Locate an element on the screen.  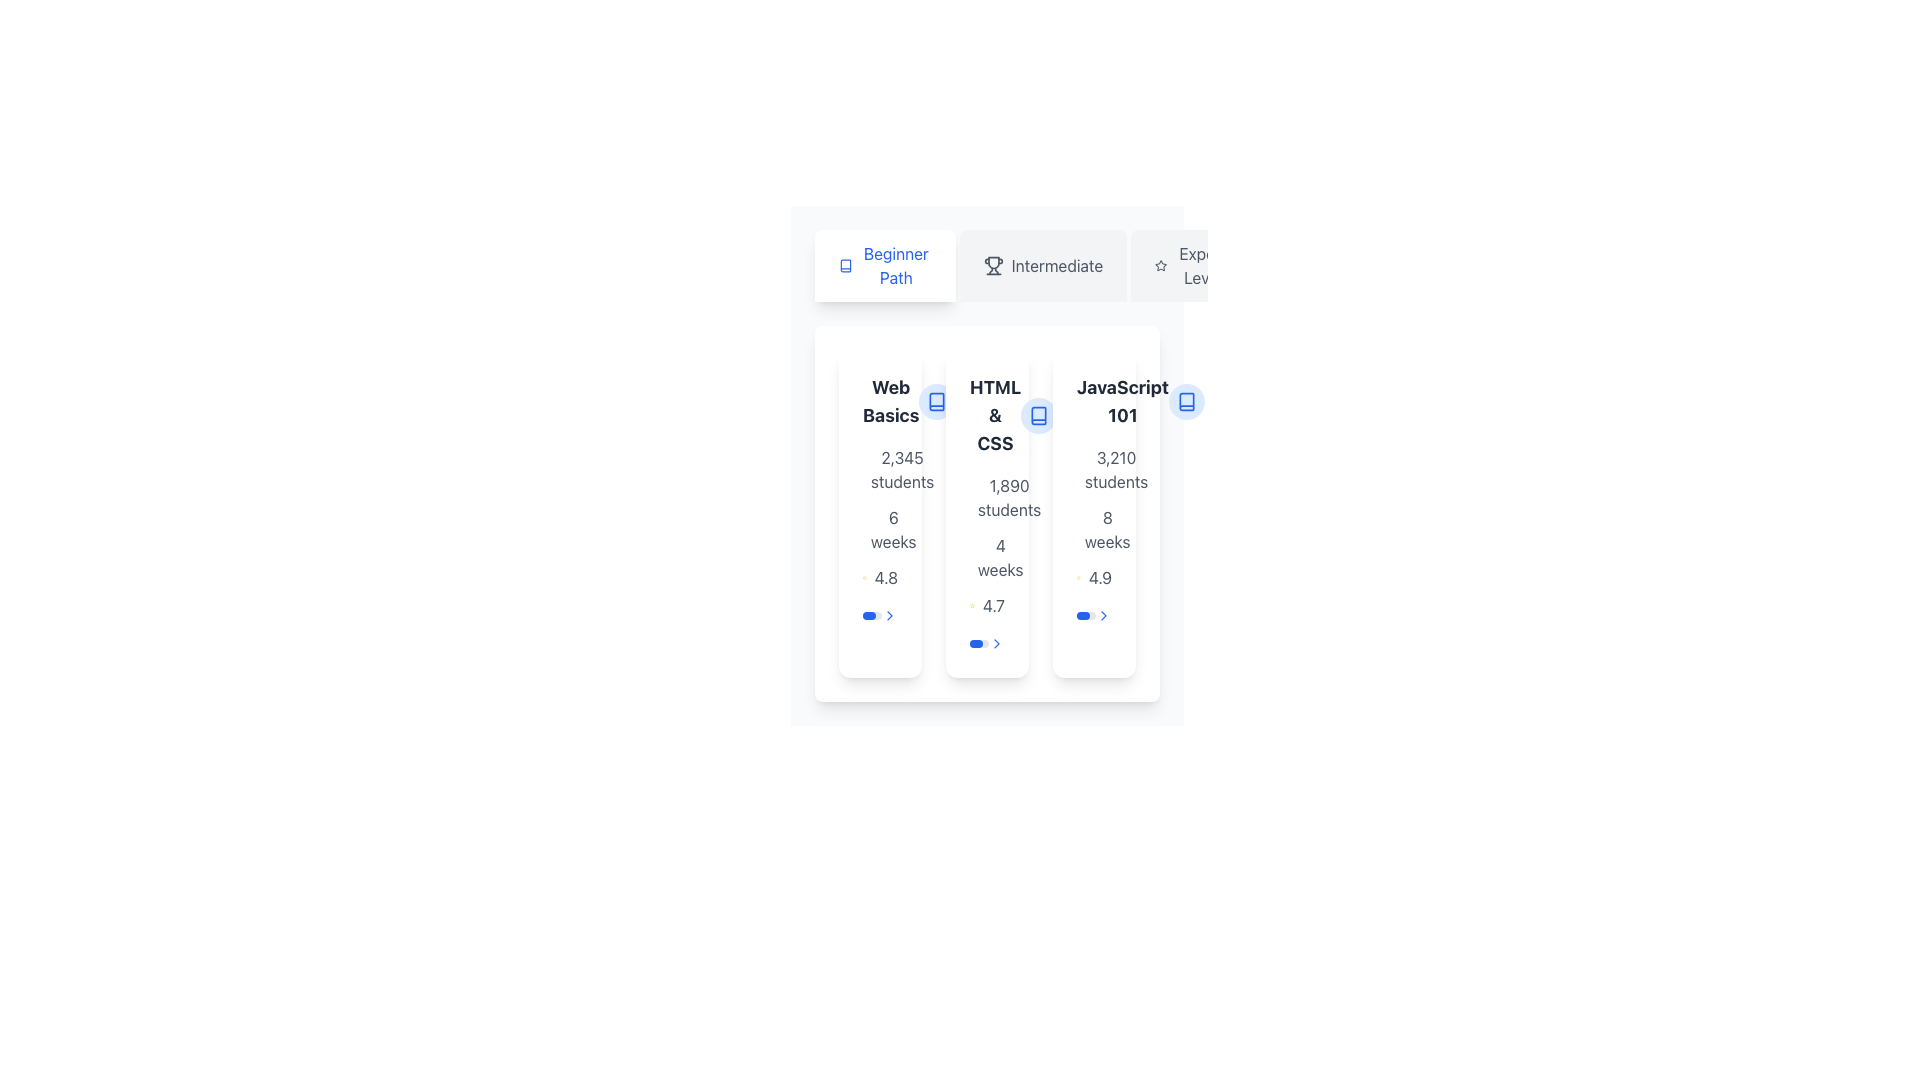
the text element that provides information about the duration of the course 'JavaScript 101', which is located centrally below the student count and above the rating indicator within the course card is located at coordinates (1106, 528).